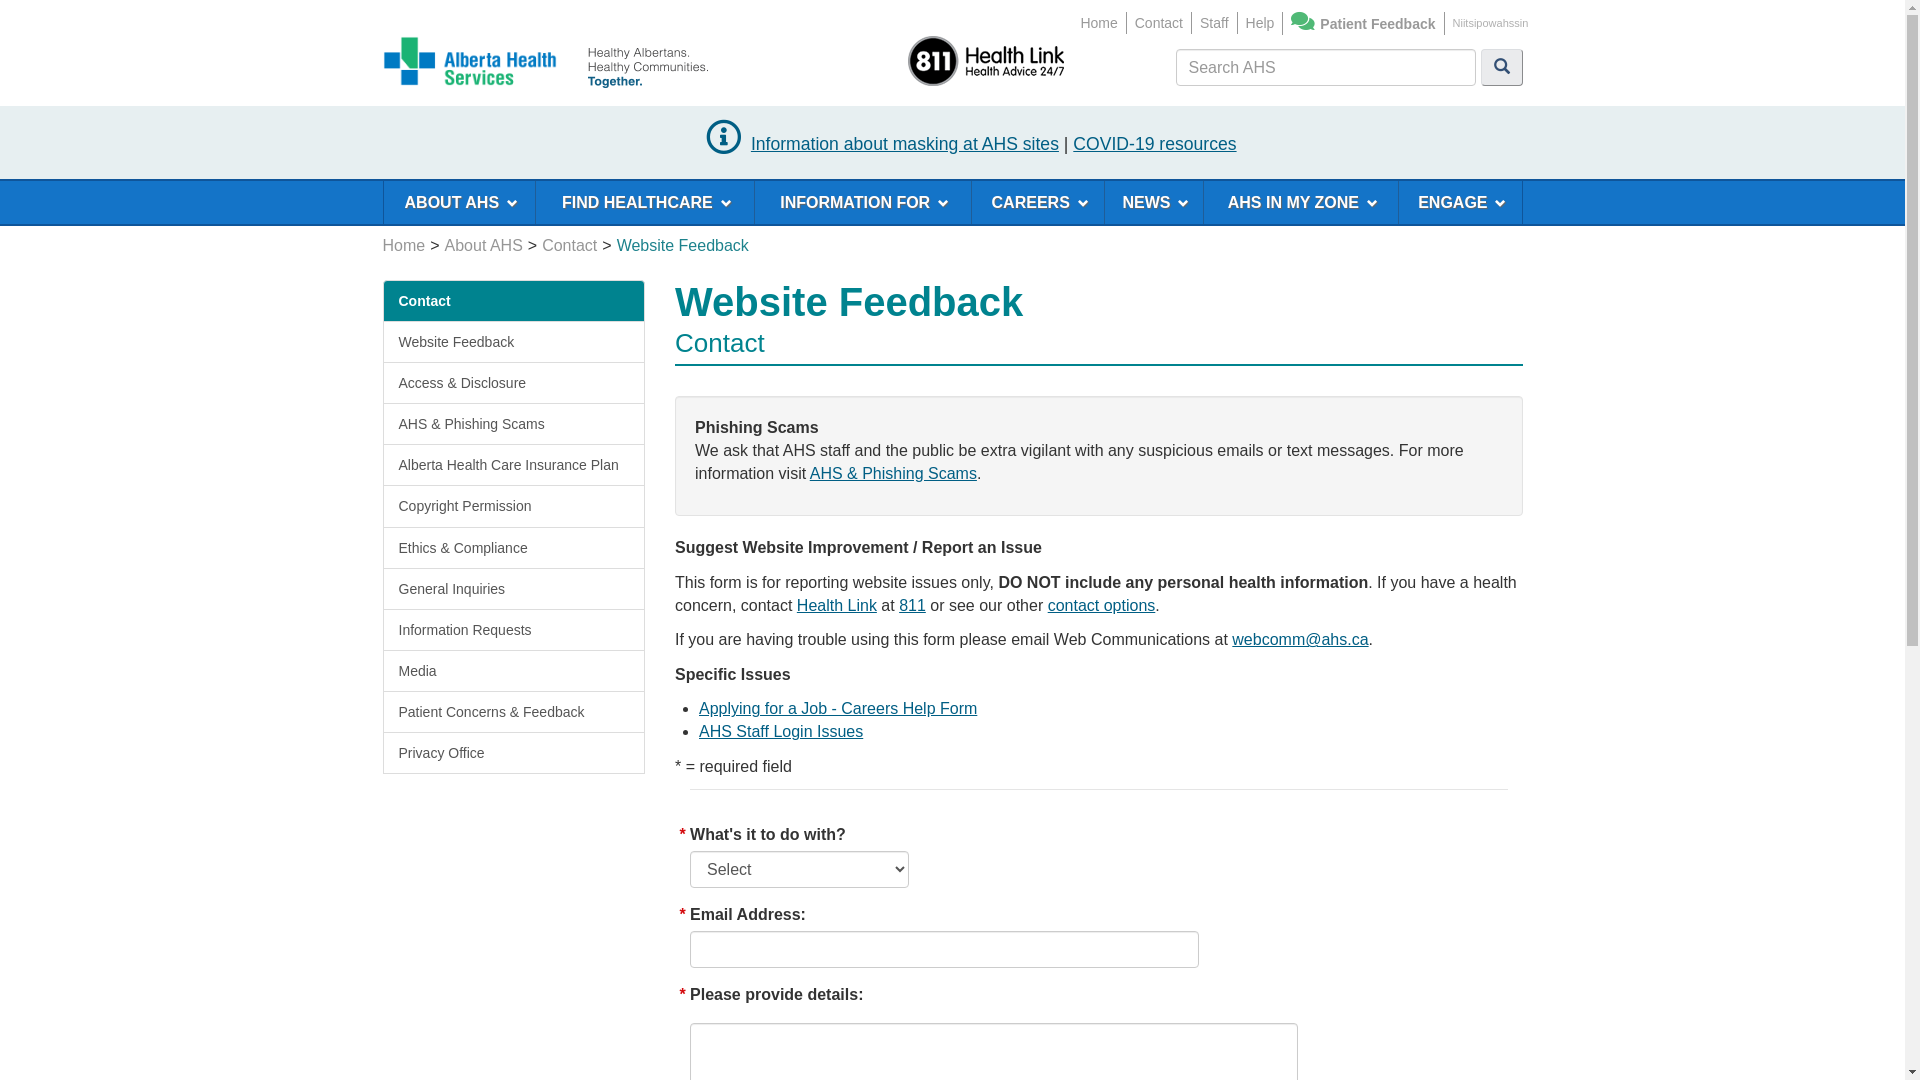 This screenshot has height=1080, width=1920. Describe the element at coordinates (513, 588) in the screenshot. I see `'General Inquiries'` at that location.